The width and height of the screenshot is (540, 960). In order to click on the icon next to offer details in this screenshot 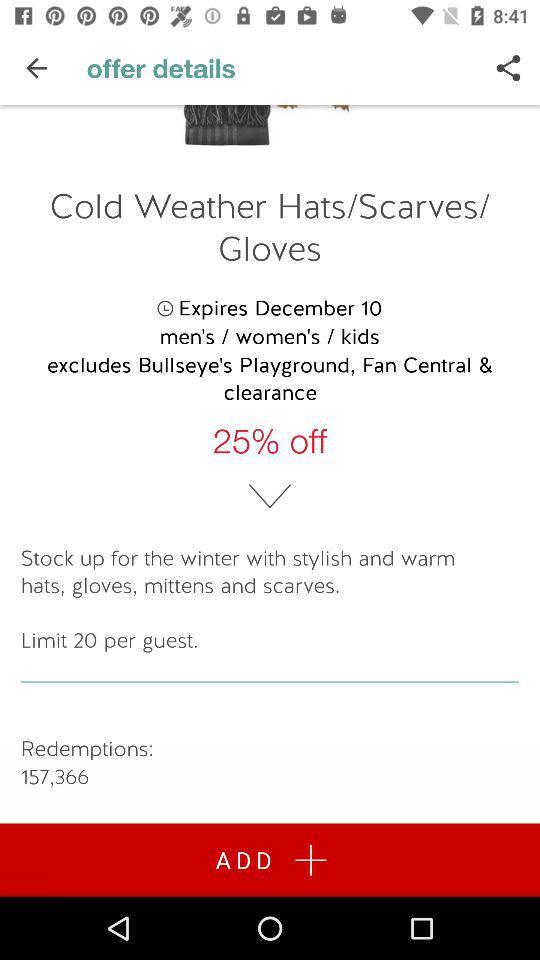, I will do `click(36, 68)`.